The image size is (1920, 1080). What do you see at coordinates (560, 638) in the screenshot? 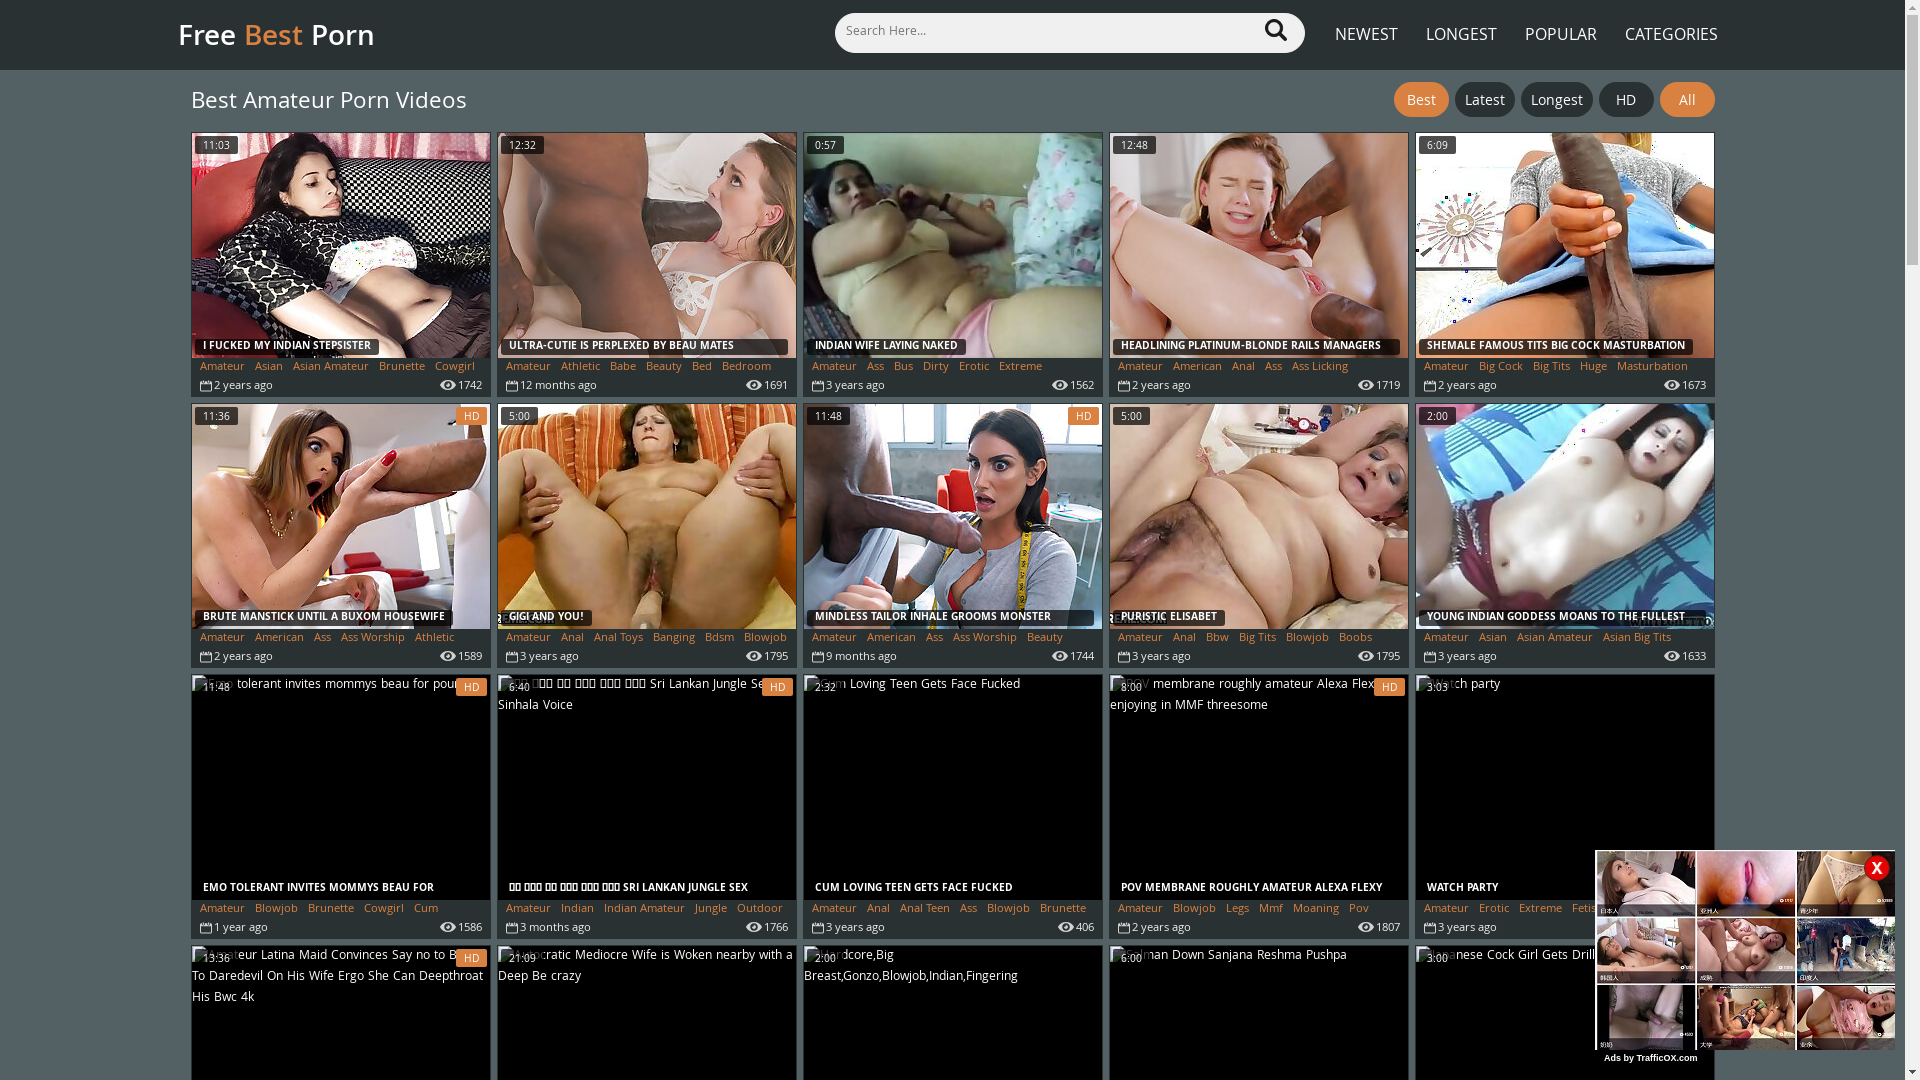
I see `'Anal'` at bounding box center [560, 638].